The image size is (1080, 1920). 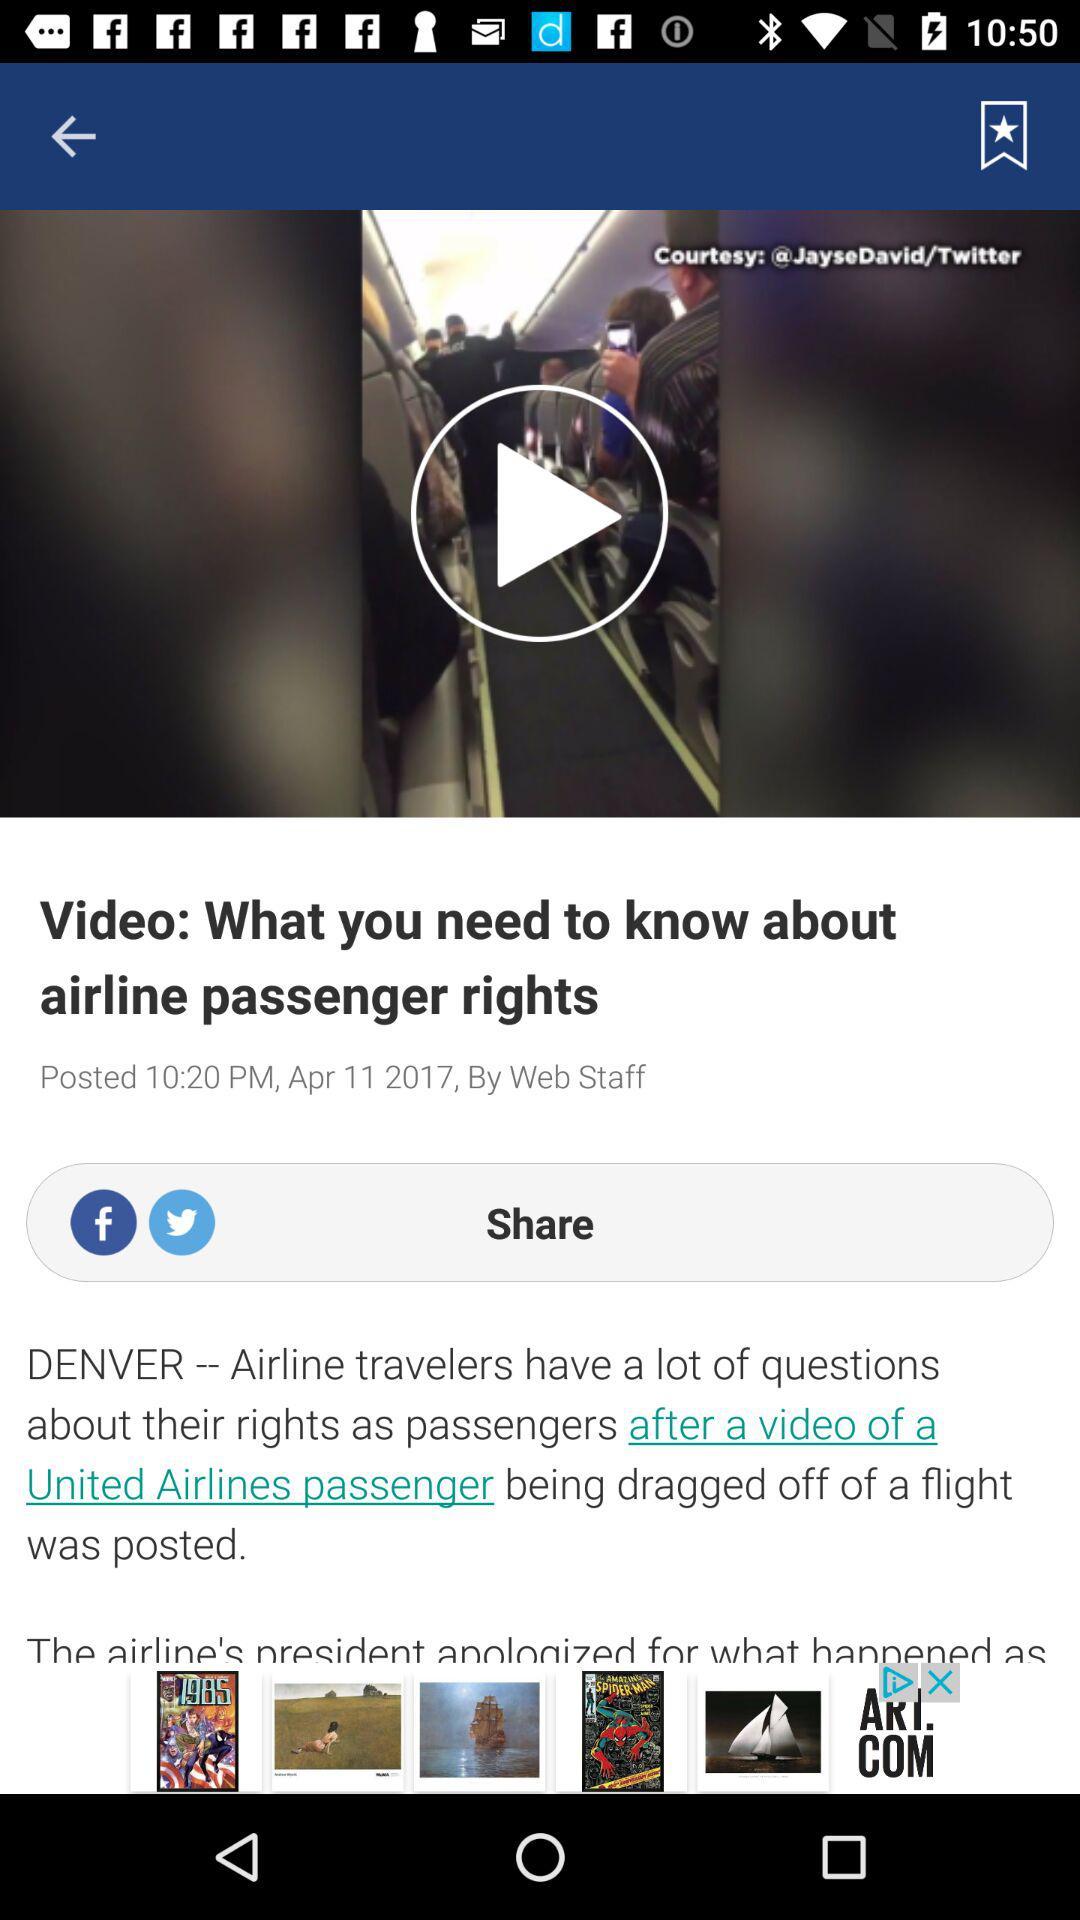 What do you see at coordinates (540, 1727) in the screenshot?
I see `advertisement sponsored` at bounding box center [540, 1727].